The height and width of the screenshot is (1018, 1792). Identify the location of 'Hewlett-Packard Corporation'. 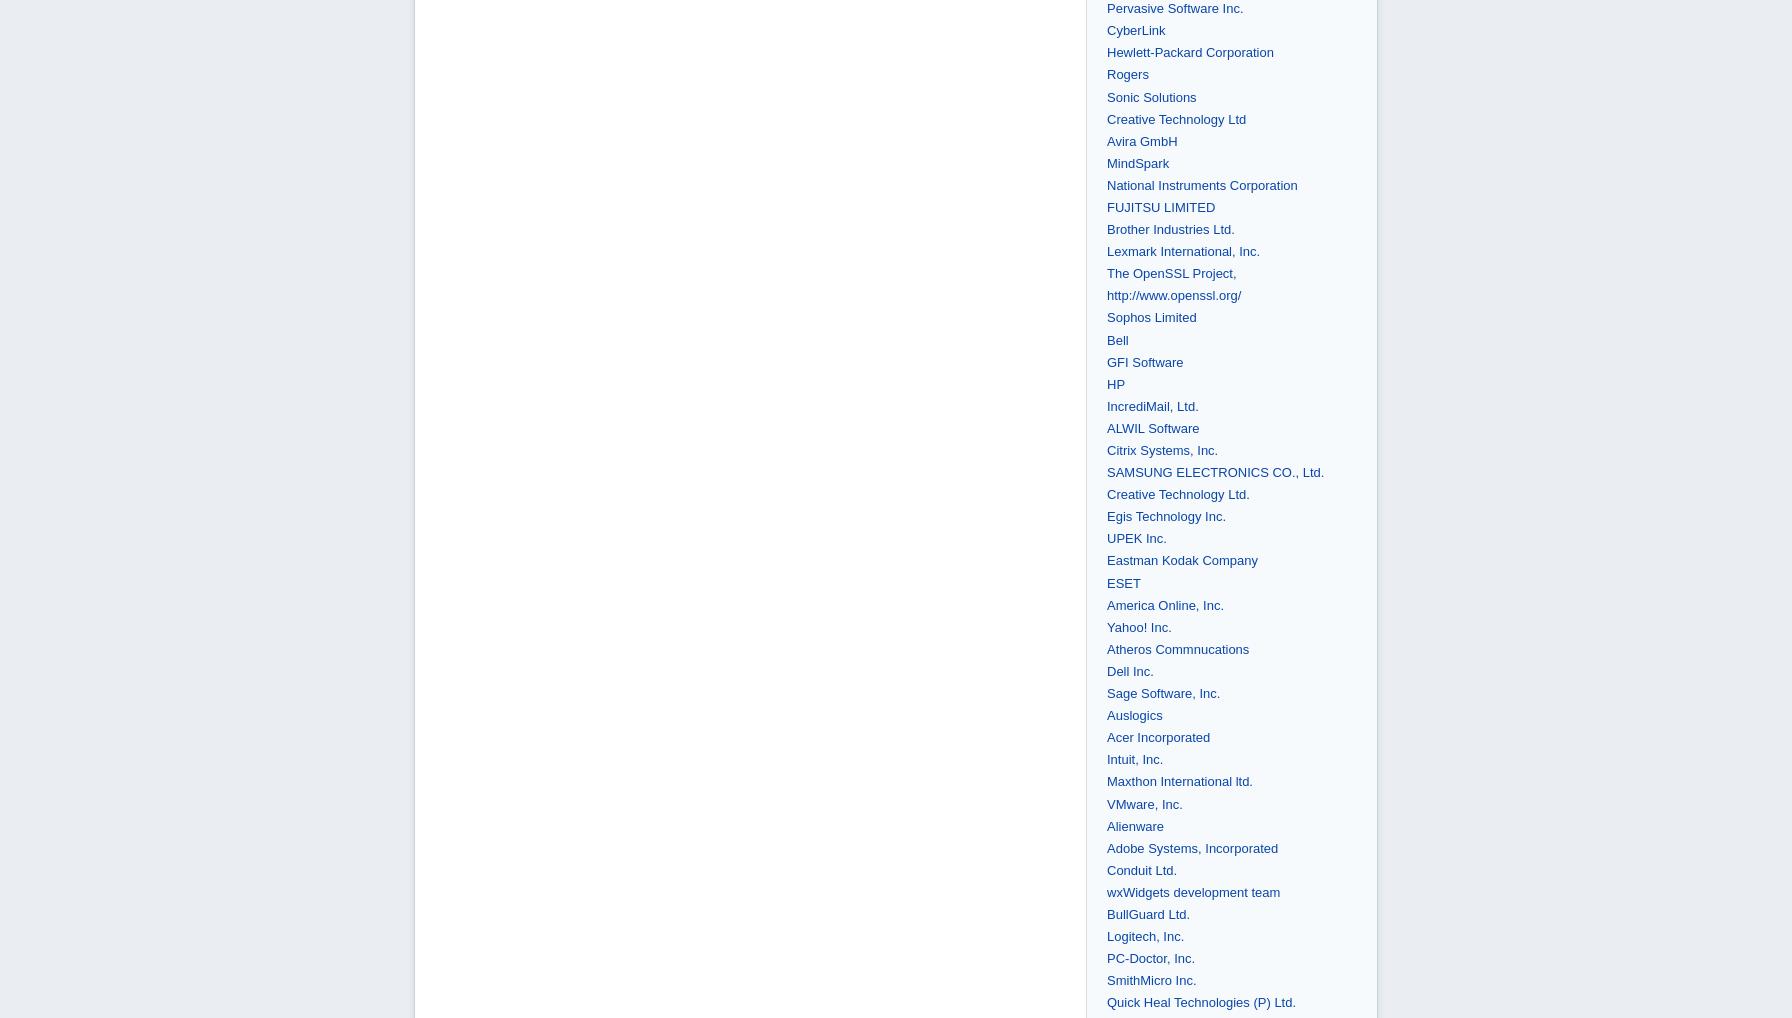
(1106, 52).